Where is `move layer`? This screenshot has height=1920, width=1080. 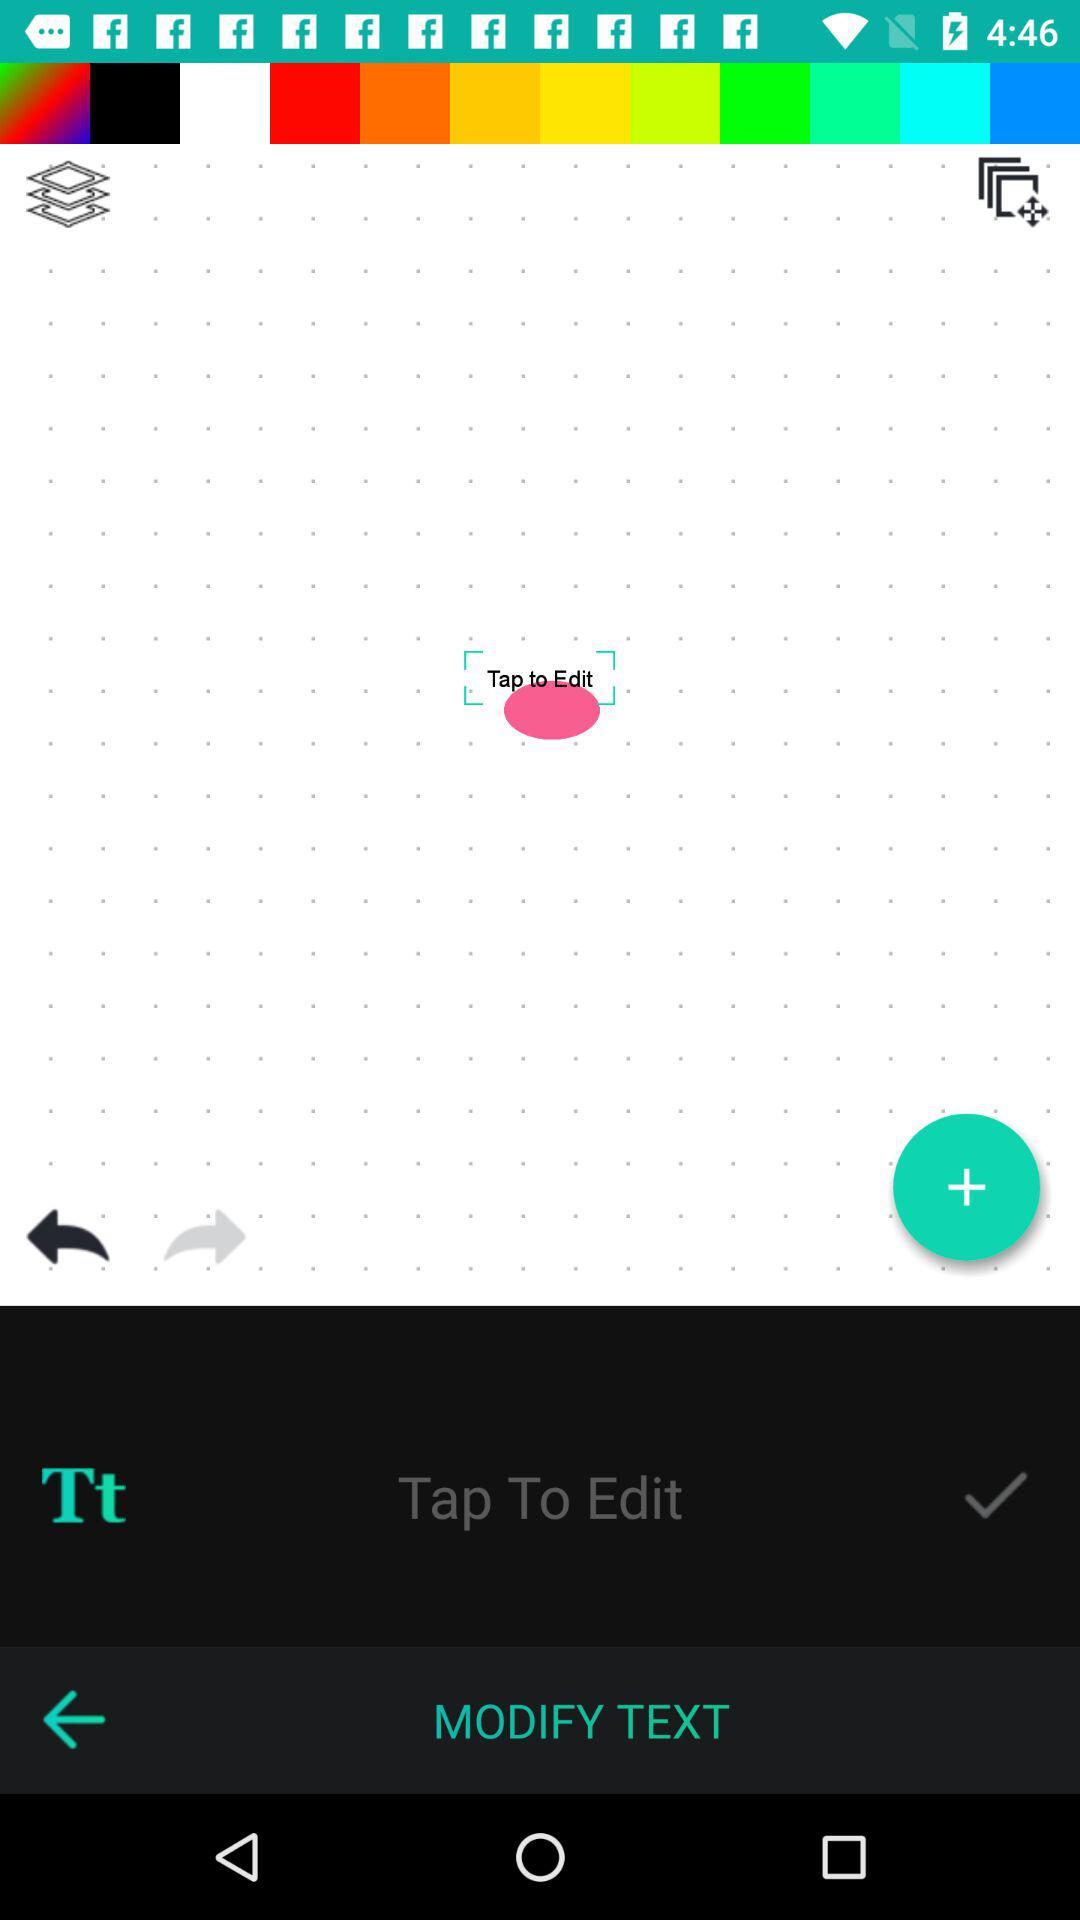 move layer is located at coordinates (1013, 192).